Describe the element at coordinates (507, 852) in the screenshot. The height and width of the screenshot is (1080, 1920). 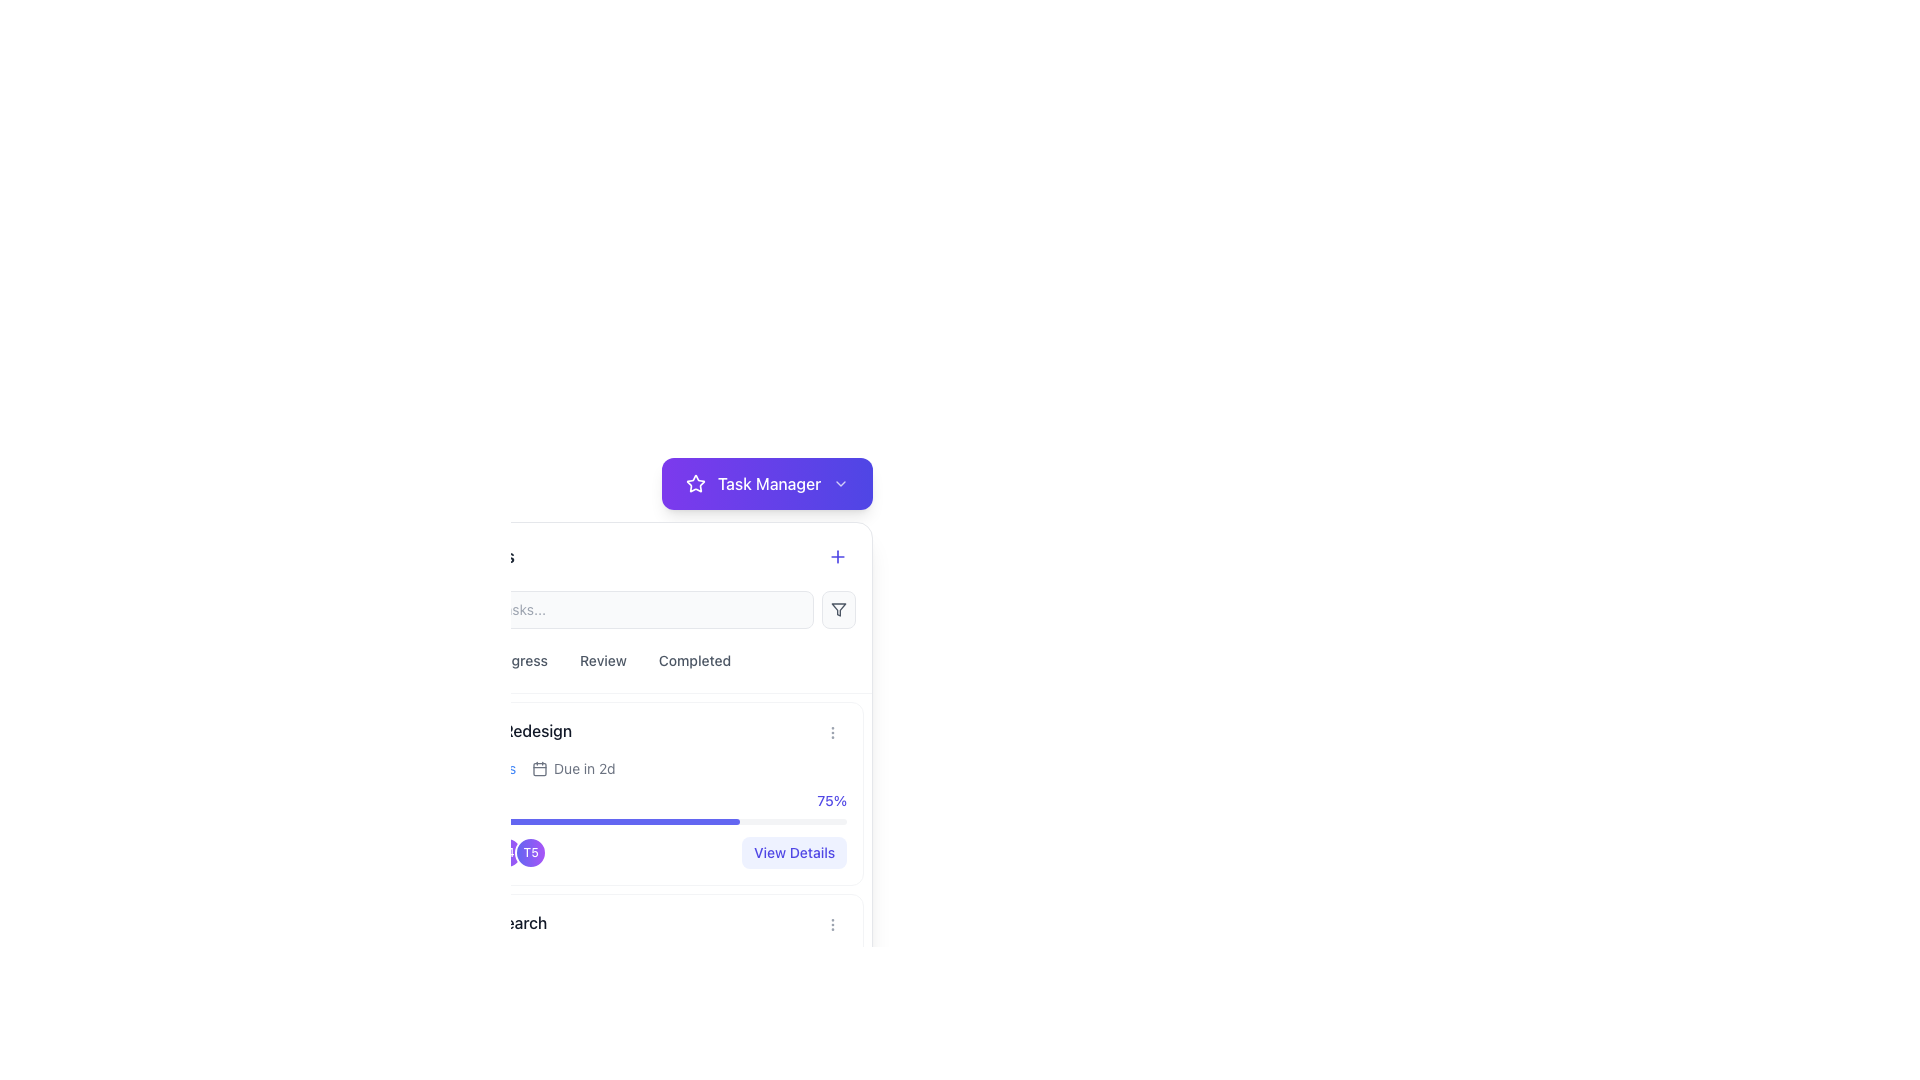
I see `the circular badge labeled 'T4', which has a gradient from indigo to purple, to associate it as part of a group` at that location.